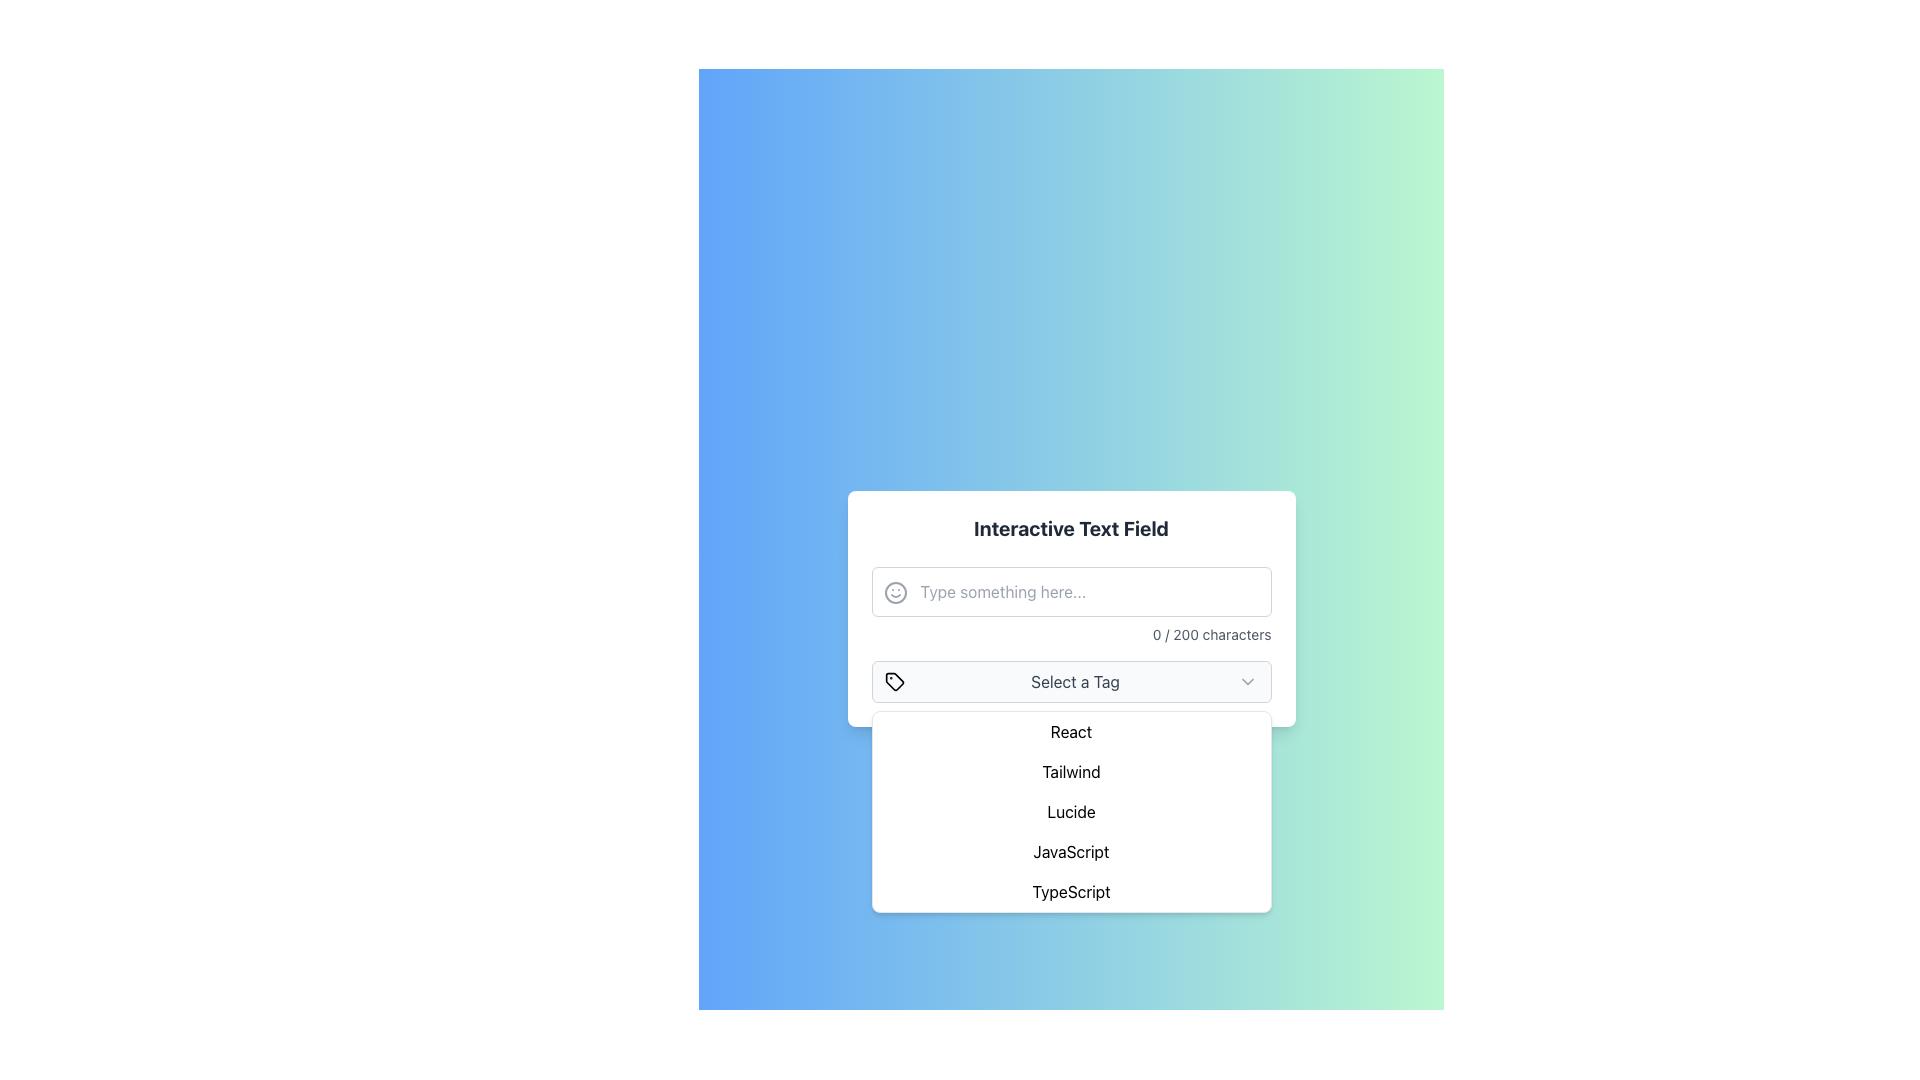 Image resolution: width=1920 pixels, height=1080 pixels. What do you see at coordinates (1070, 770) in the screenshot?
I see `the second dropdown option` at bounding box center [1070, 770].